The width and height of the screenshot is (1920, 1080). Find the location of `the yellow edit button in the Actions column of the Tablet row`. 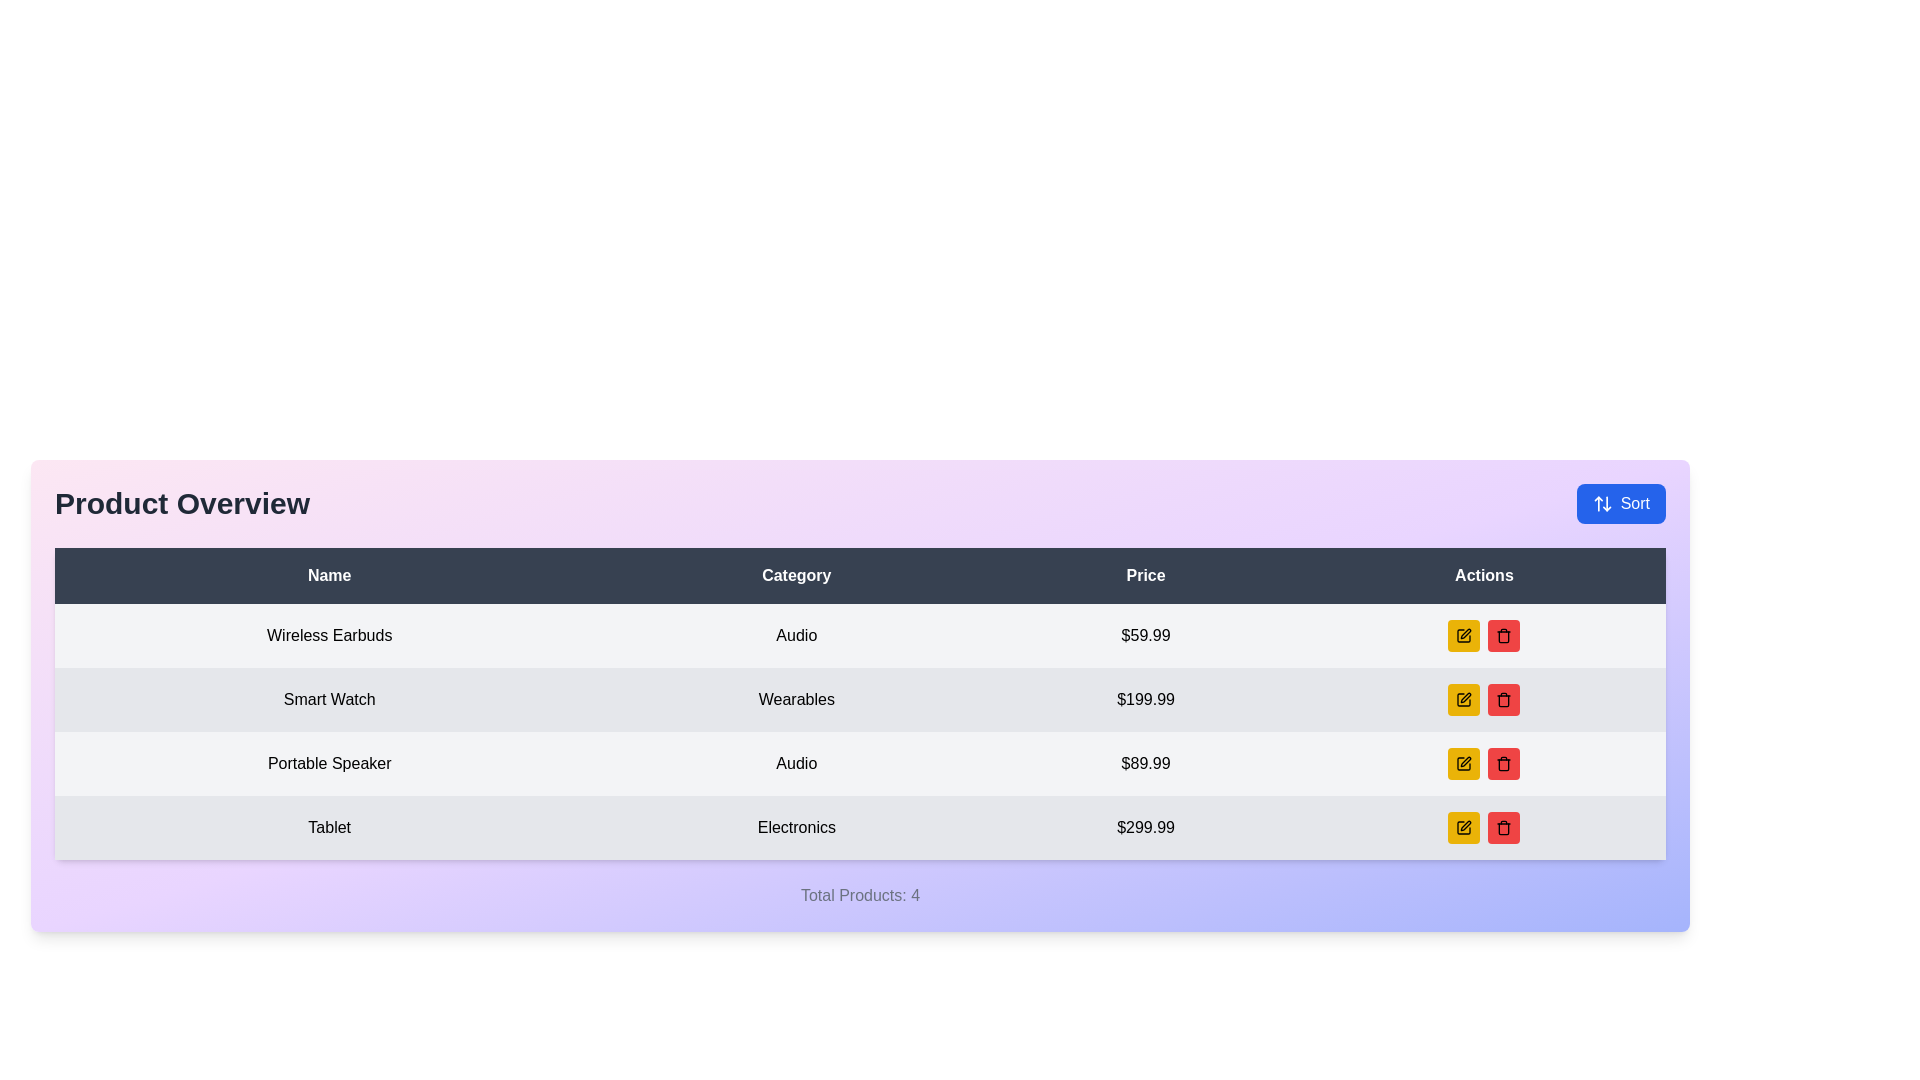

the yellow edit button in the Actions column of the Tablet row is located at coordinates (1483, 828).